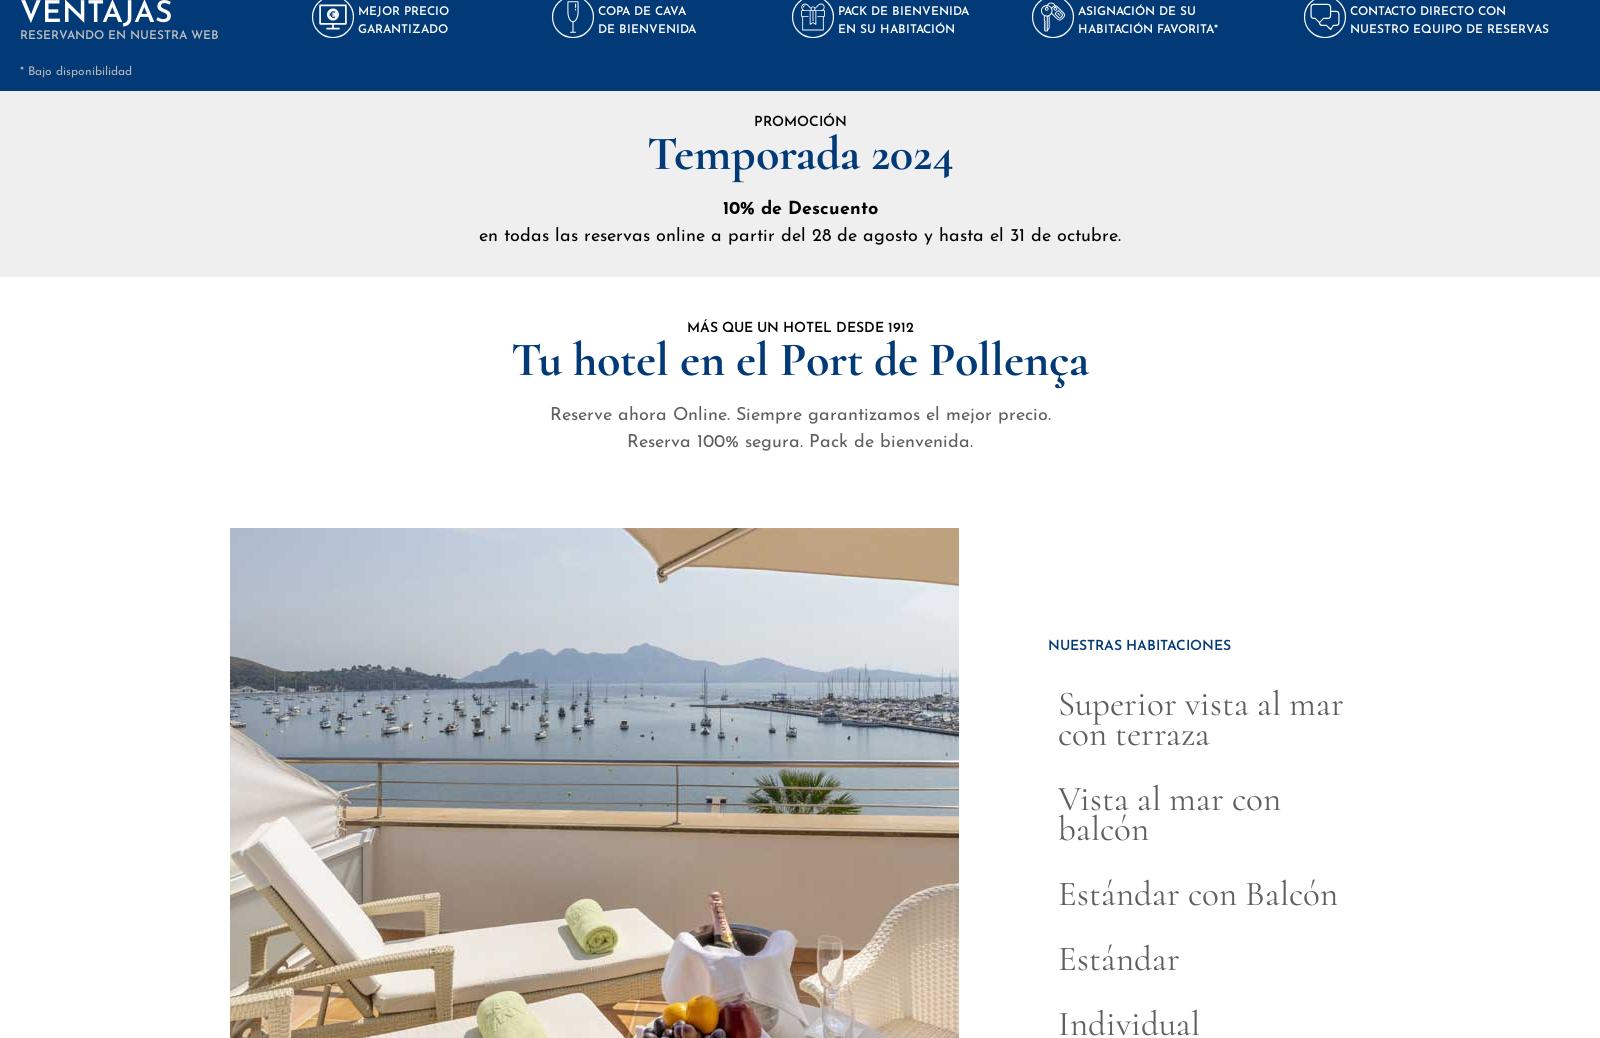 Image resolution: width=1600 pixels, height=1038 pixels. Describe the element at coordinates (1449, 27) in the screenshot. I see `'NUESTRO EQUIPO DE RESERVAS'` at that location.